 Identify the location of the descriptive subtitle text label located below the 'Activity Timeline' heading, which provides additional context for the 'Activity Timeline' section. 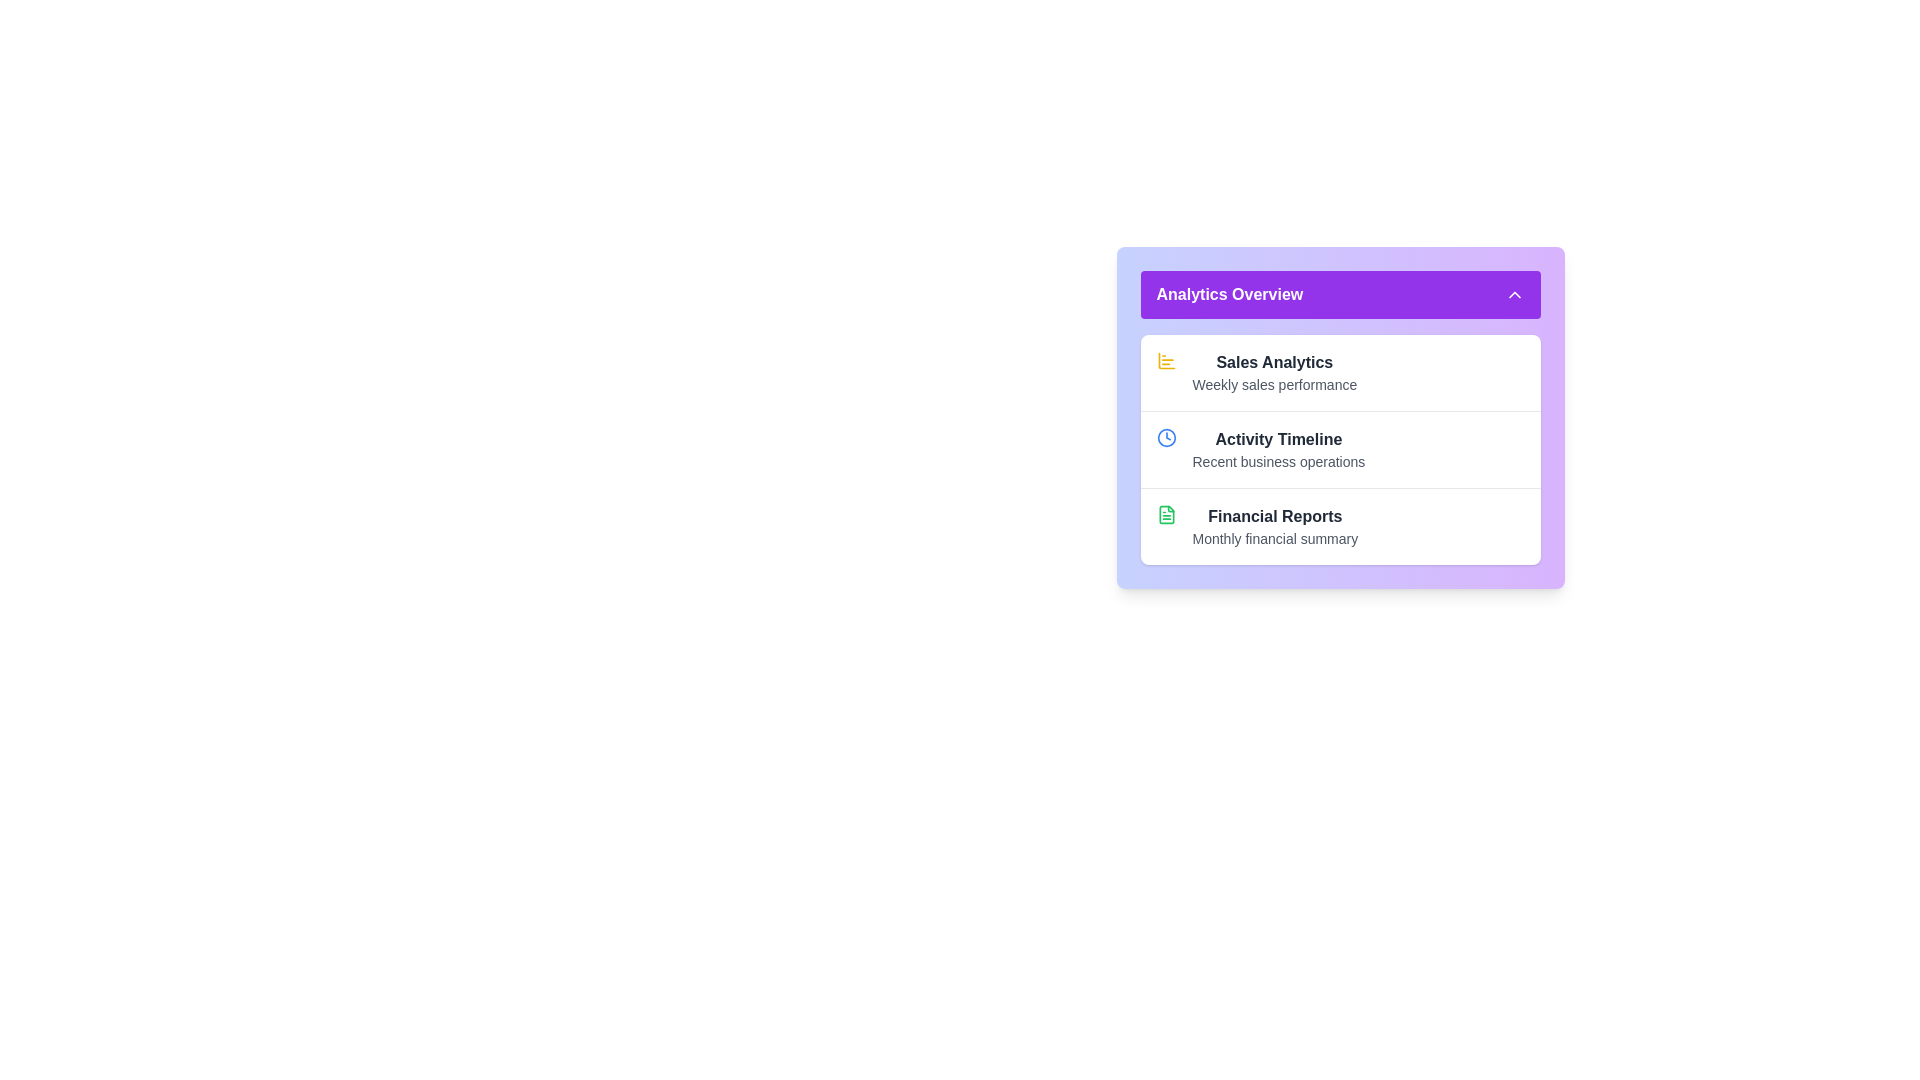
(1277, 462).